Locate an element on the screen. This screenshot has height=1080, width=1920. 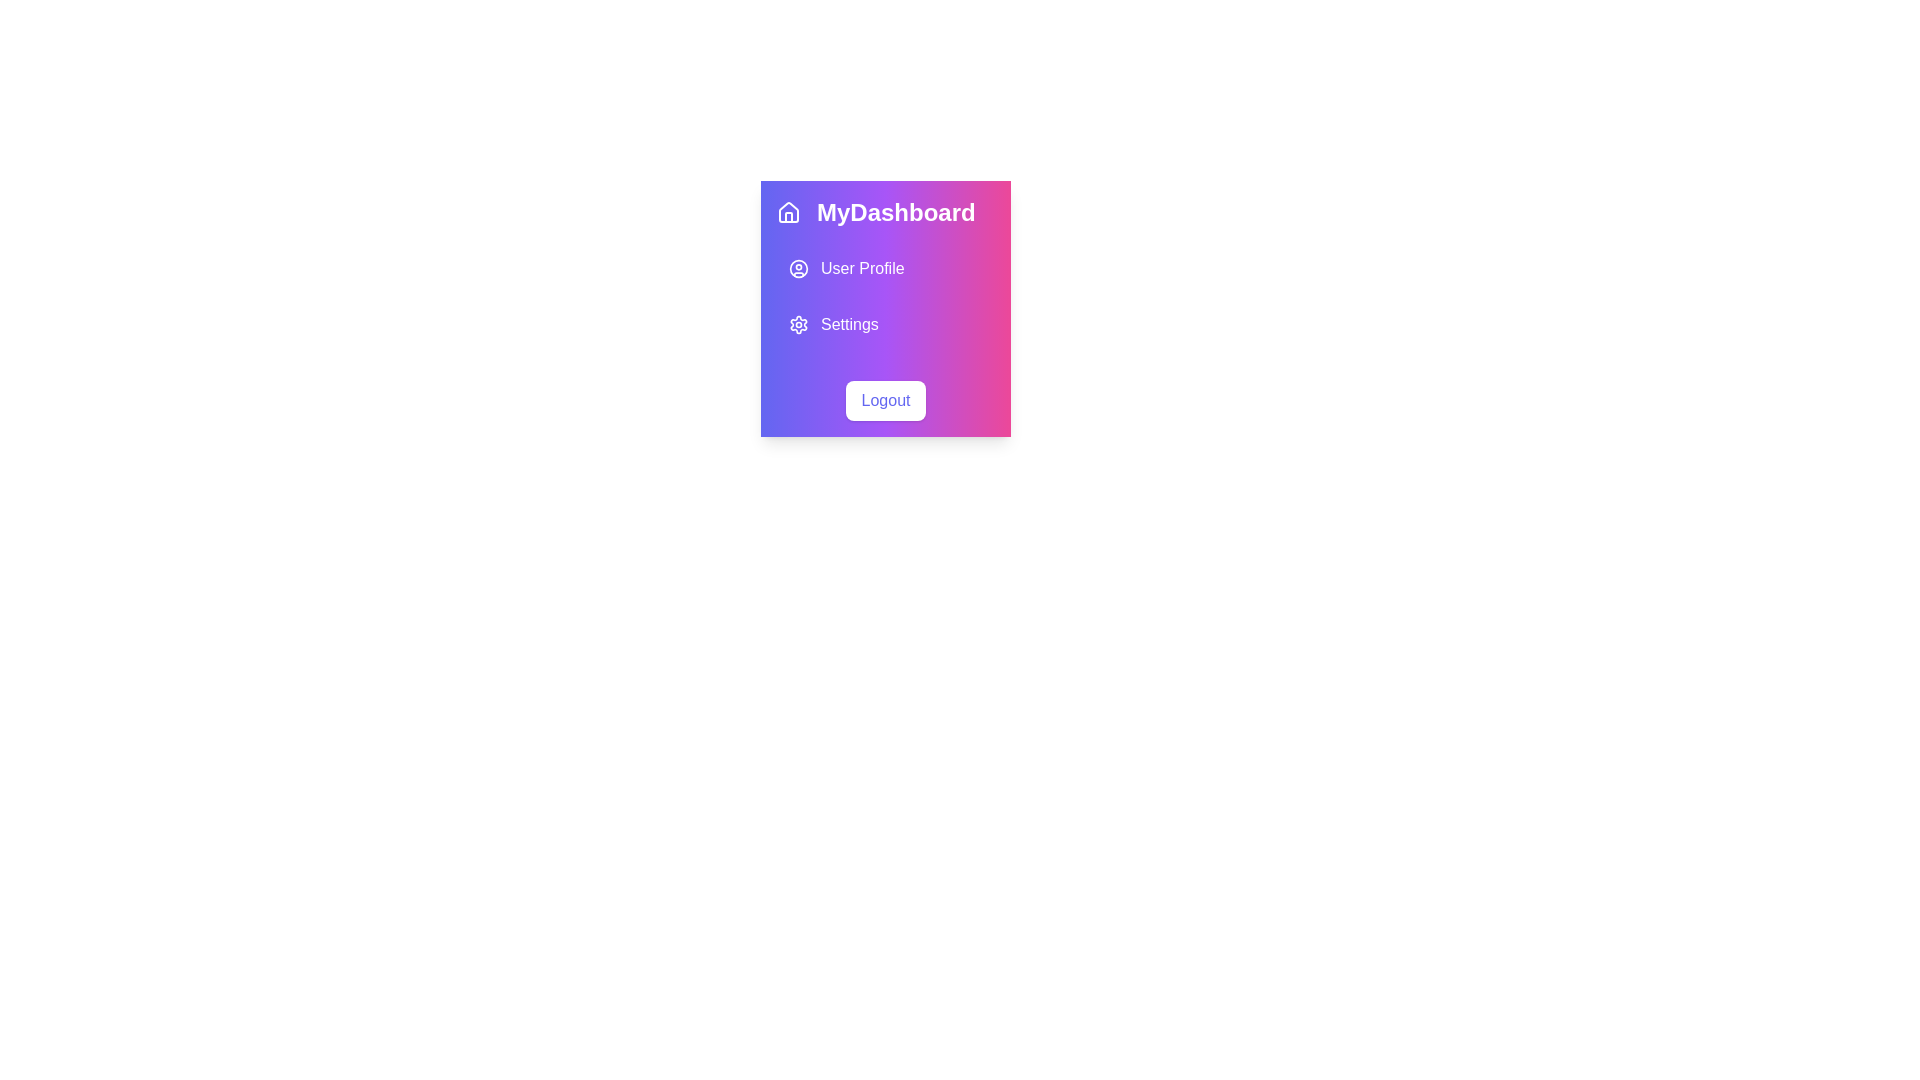
the logout button located at the bottom of the 'MyDashboard' section to log out of the system is located at coordinates (885, 401).